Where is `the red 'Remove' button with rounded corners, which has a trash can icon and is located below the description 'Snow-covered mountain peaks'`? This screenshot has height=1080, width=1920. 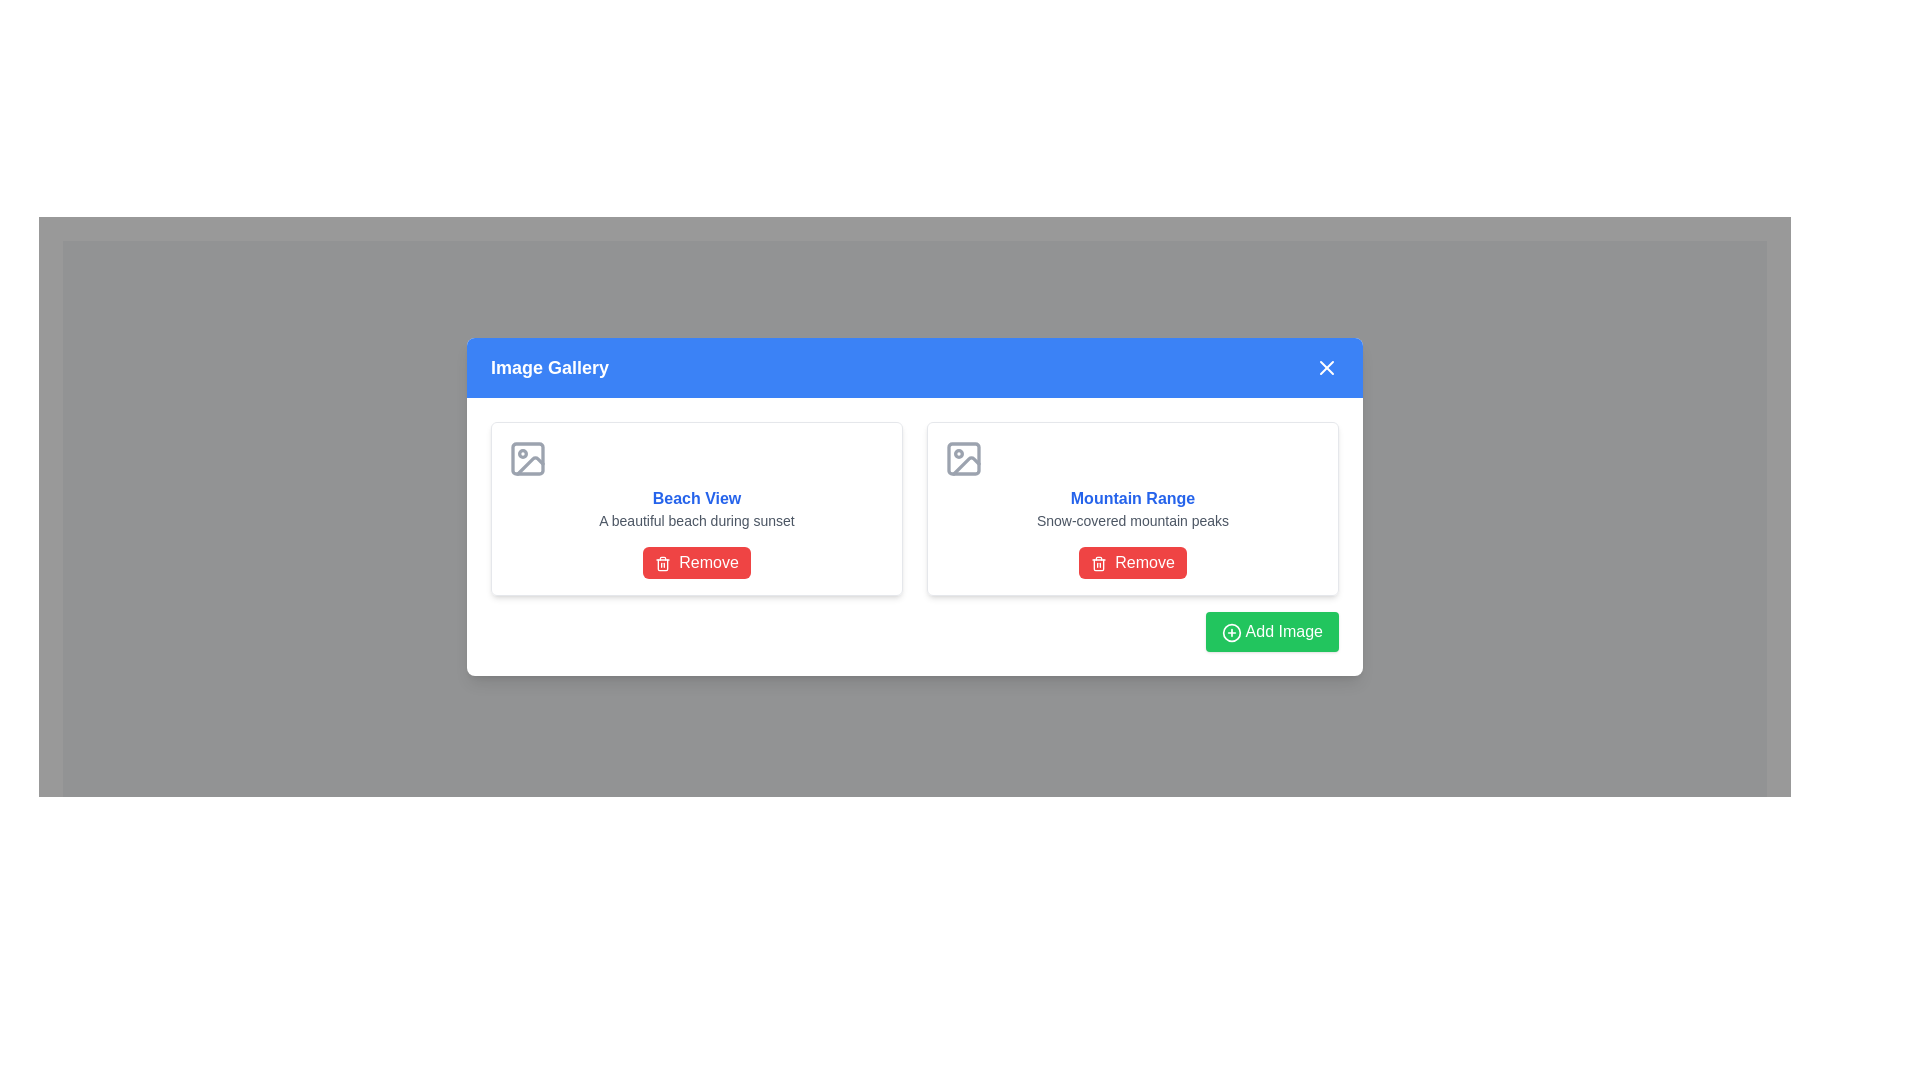 the red 'Remove' button with rounded corners, which has a trash can icon and is located below the description 'Snow-covered mountain peaks' is located at coordinates (1132, 563).